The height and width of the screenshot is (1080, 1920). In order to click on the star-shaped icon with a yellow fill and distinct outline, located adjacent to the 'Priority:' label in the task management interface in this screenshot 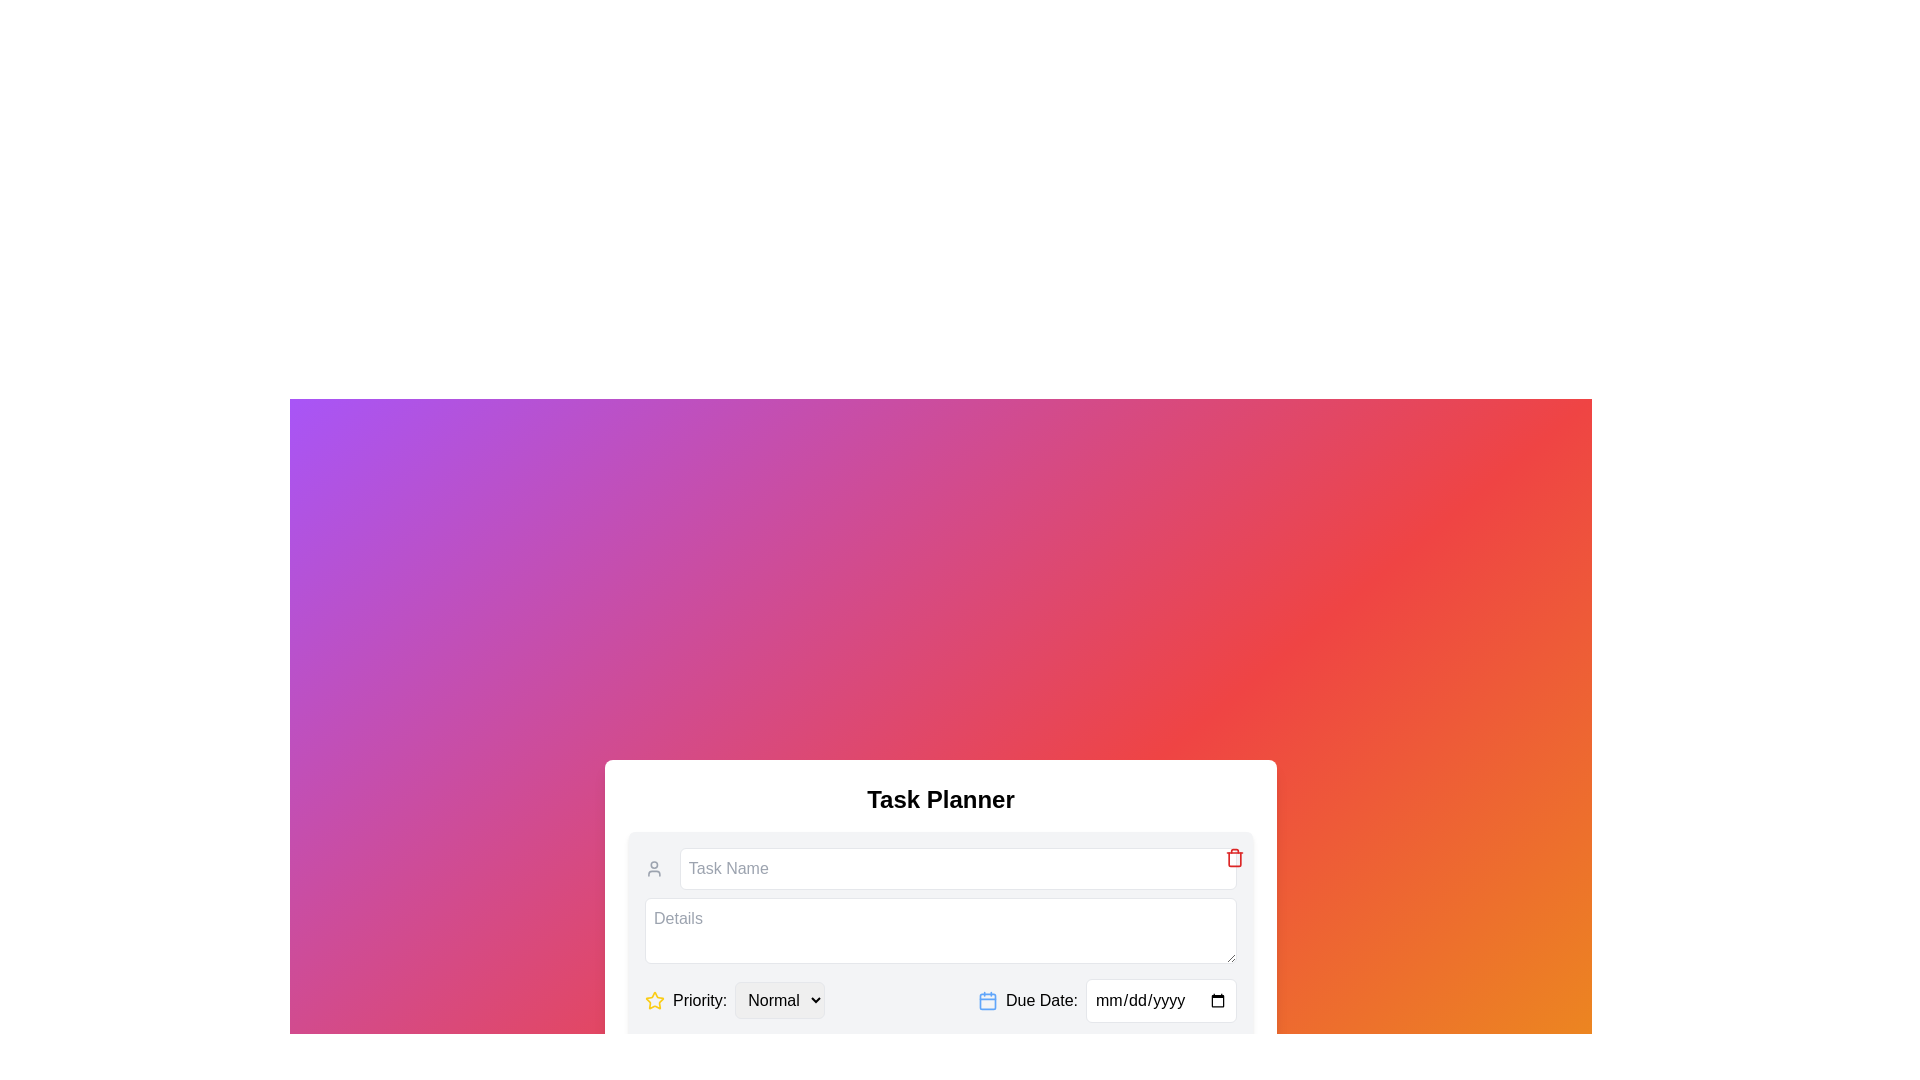, I will do `click(654, 1000)`.